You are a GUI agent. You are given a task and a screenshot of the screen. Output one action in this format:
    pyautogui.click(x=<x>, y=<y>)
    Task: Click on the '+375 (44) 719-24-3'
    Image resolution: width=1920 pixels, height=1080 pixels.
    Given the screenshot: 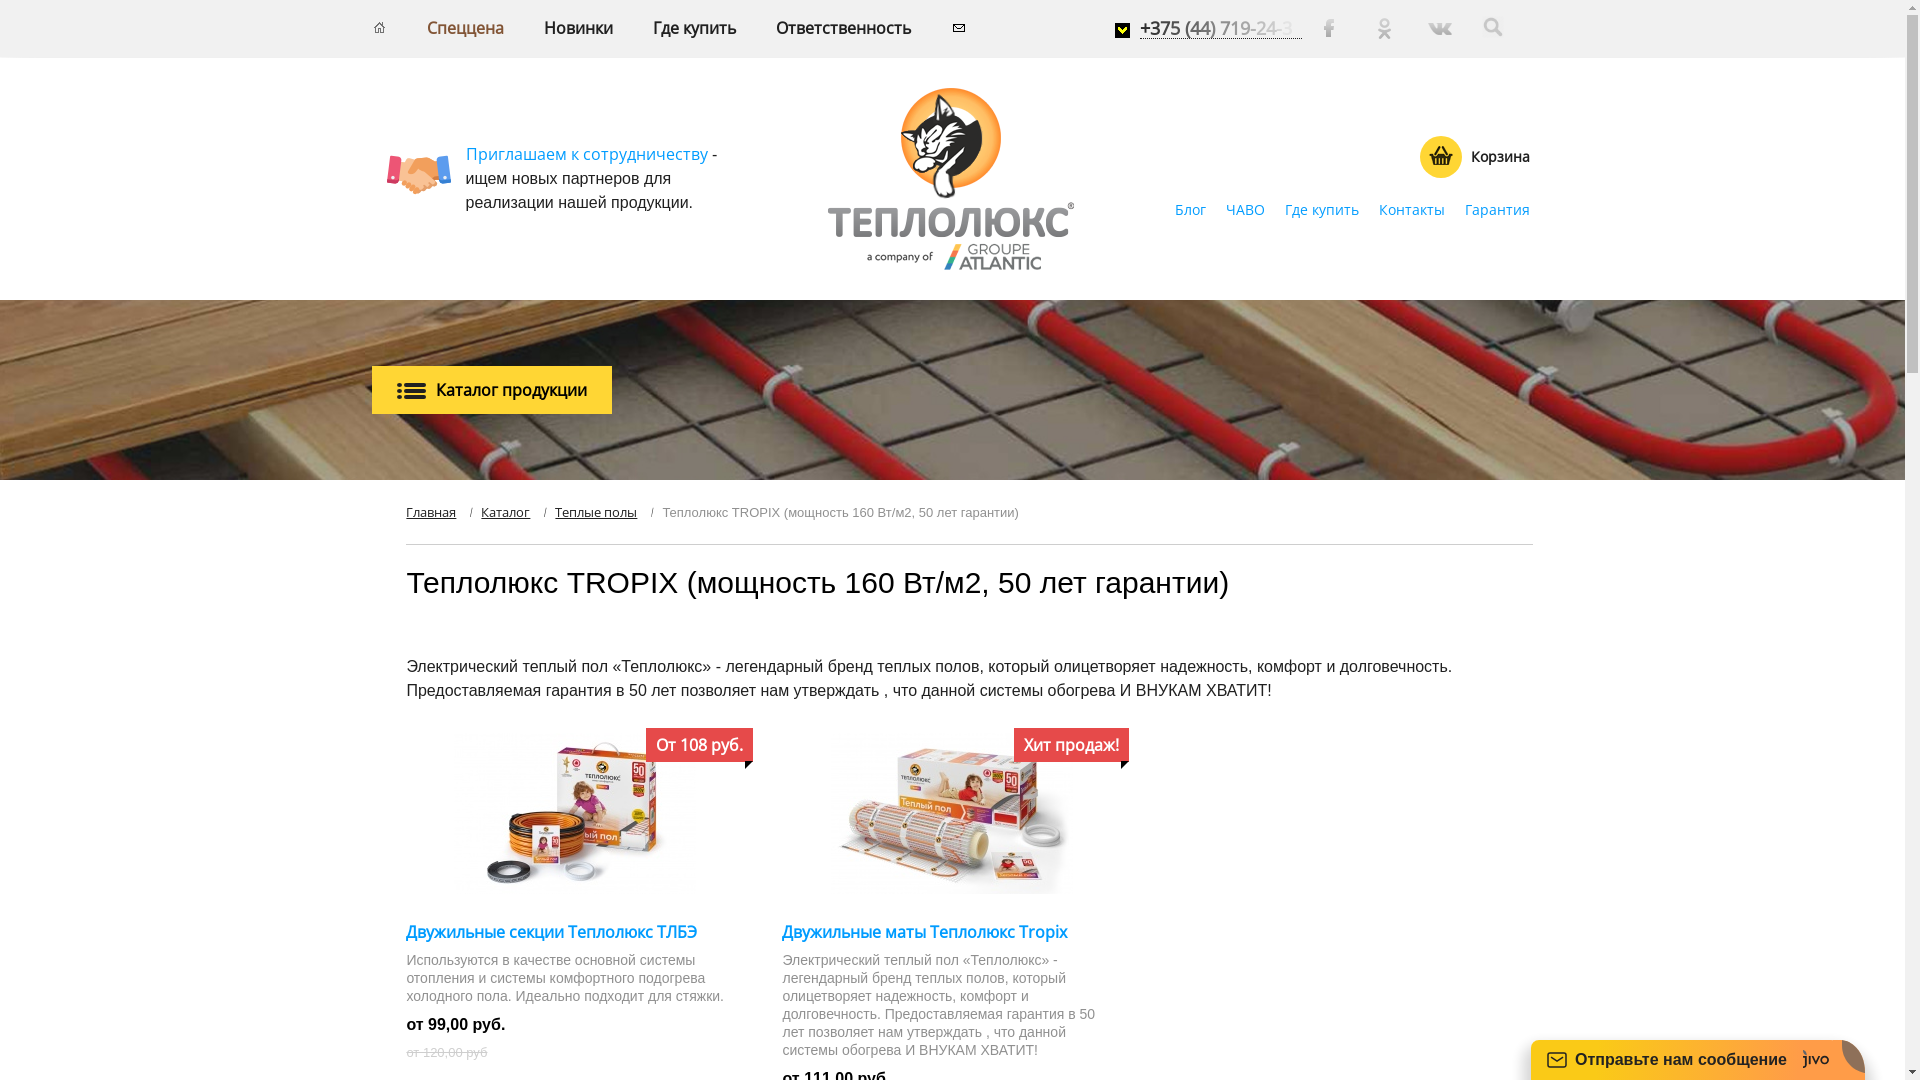 What is the action you would take?
    pyautogui.click(x=1219, y=28)
    